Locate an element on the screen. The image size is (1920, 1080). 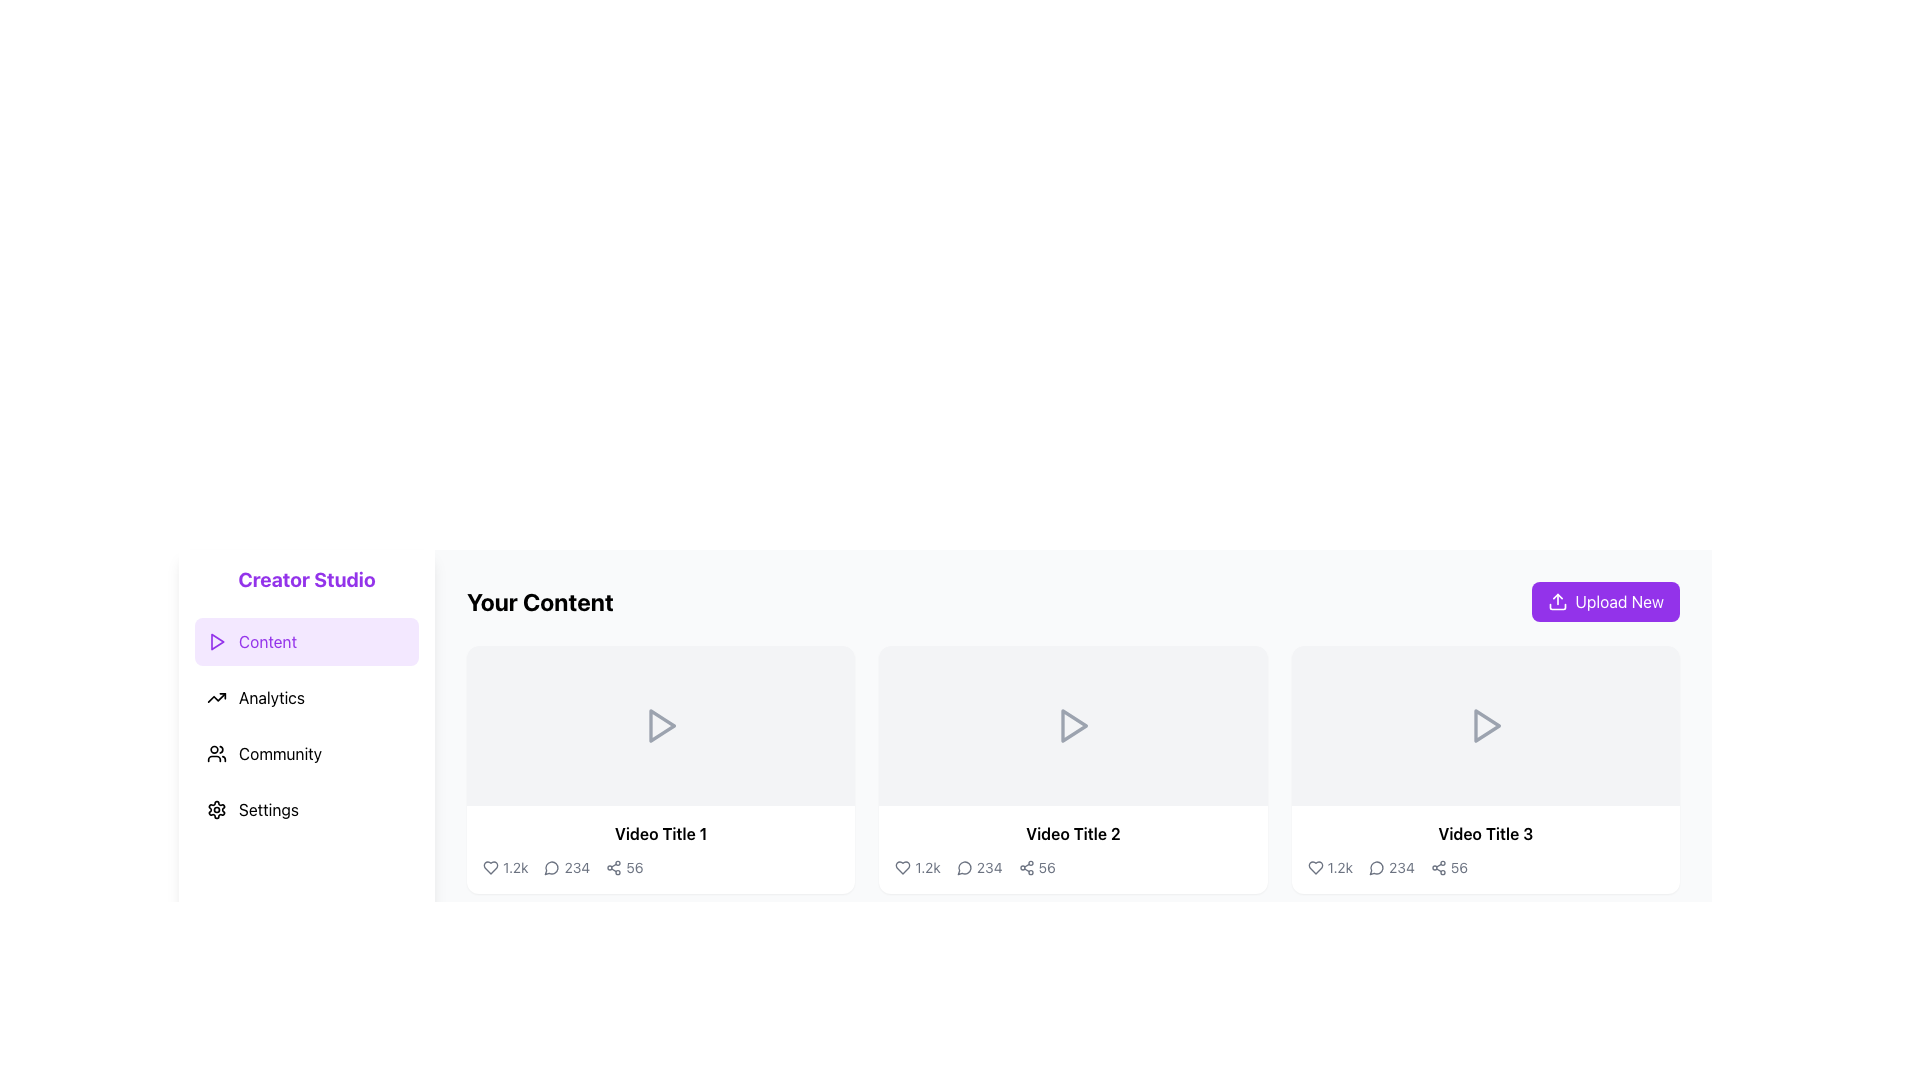
the Text with Icon displaying the number '56' and a share icon, located at the bottom-right corner of the 'Video Title 1' card in the 'Your Content' section is located at coordinates (623, 866).